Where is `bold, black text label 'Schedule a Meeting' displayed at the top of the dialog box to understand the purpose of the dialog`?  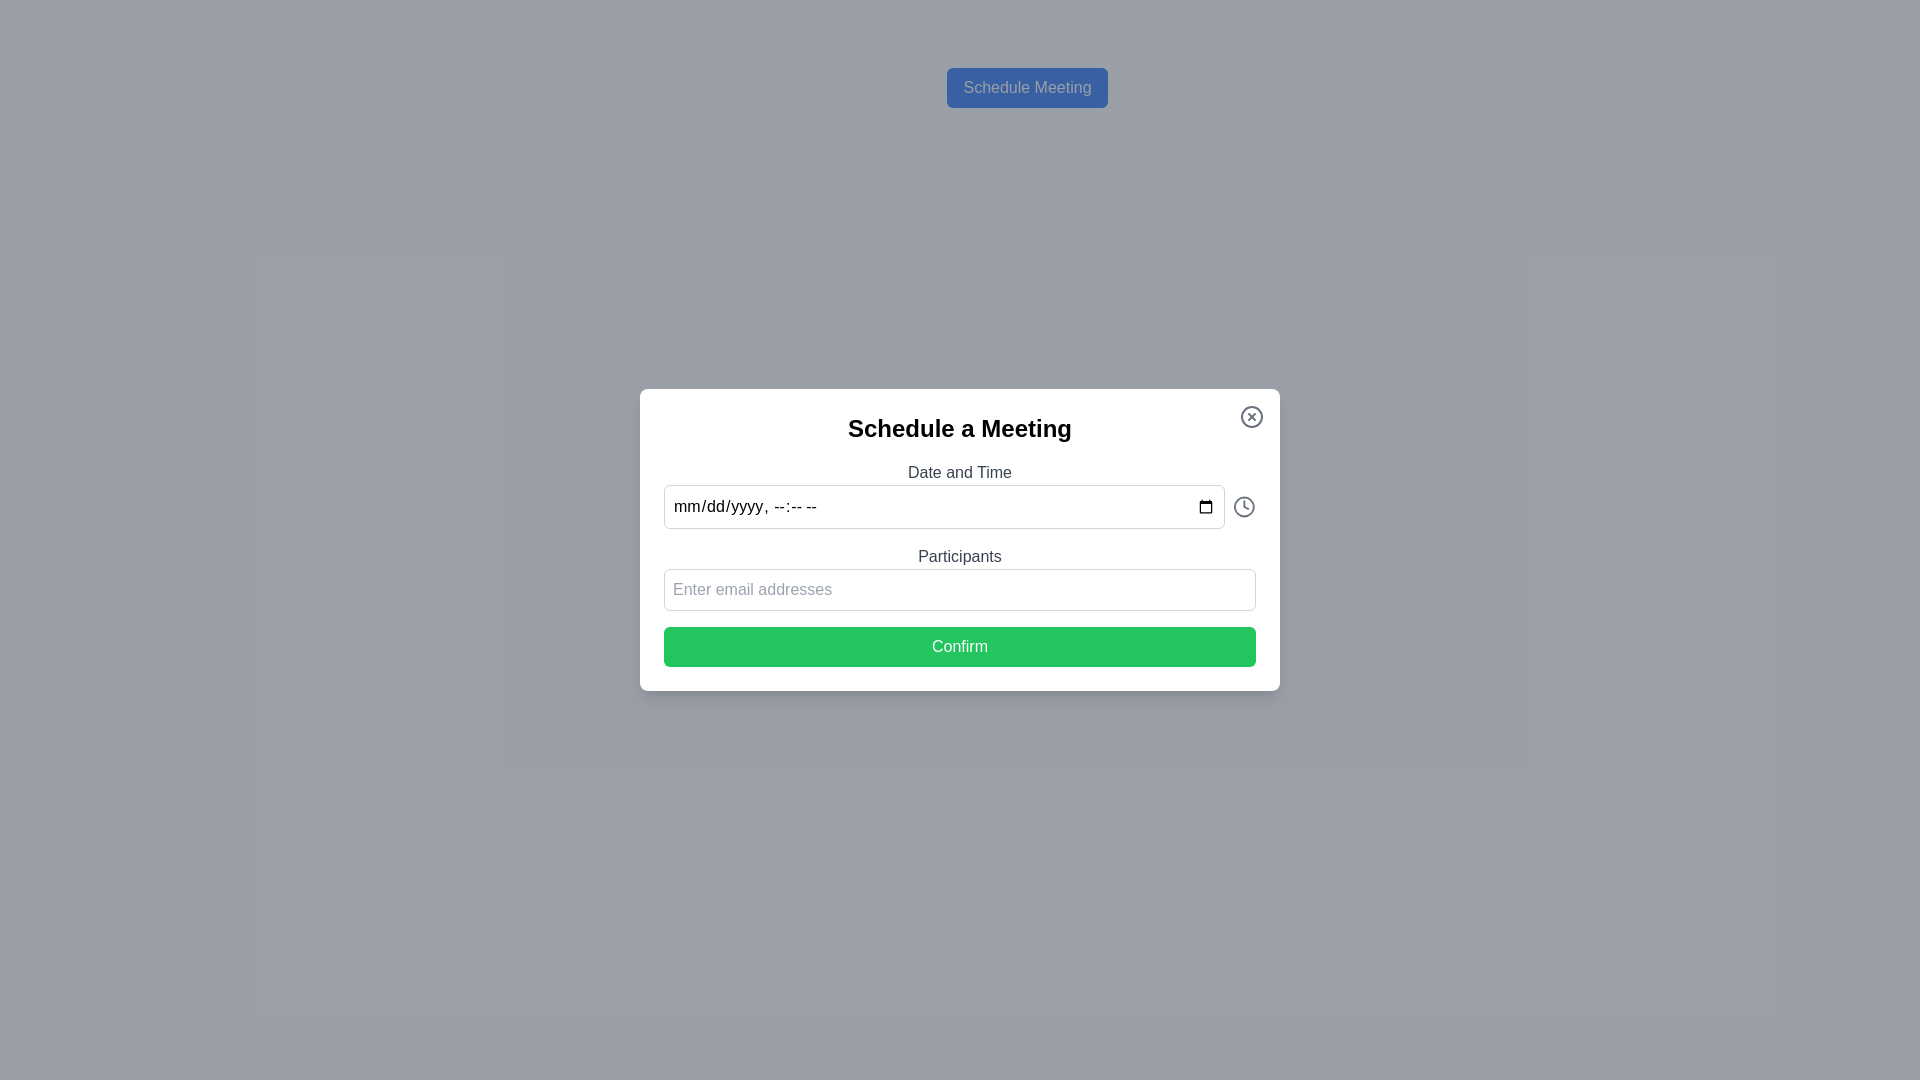 bold, black text label 'Schedule a Meeting' displayed at the top of the dialog box to understand the purpose of the dialog is located at coordinates (960, 427).